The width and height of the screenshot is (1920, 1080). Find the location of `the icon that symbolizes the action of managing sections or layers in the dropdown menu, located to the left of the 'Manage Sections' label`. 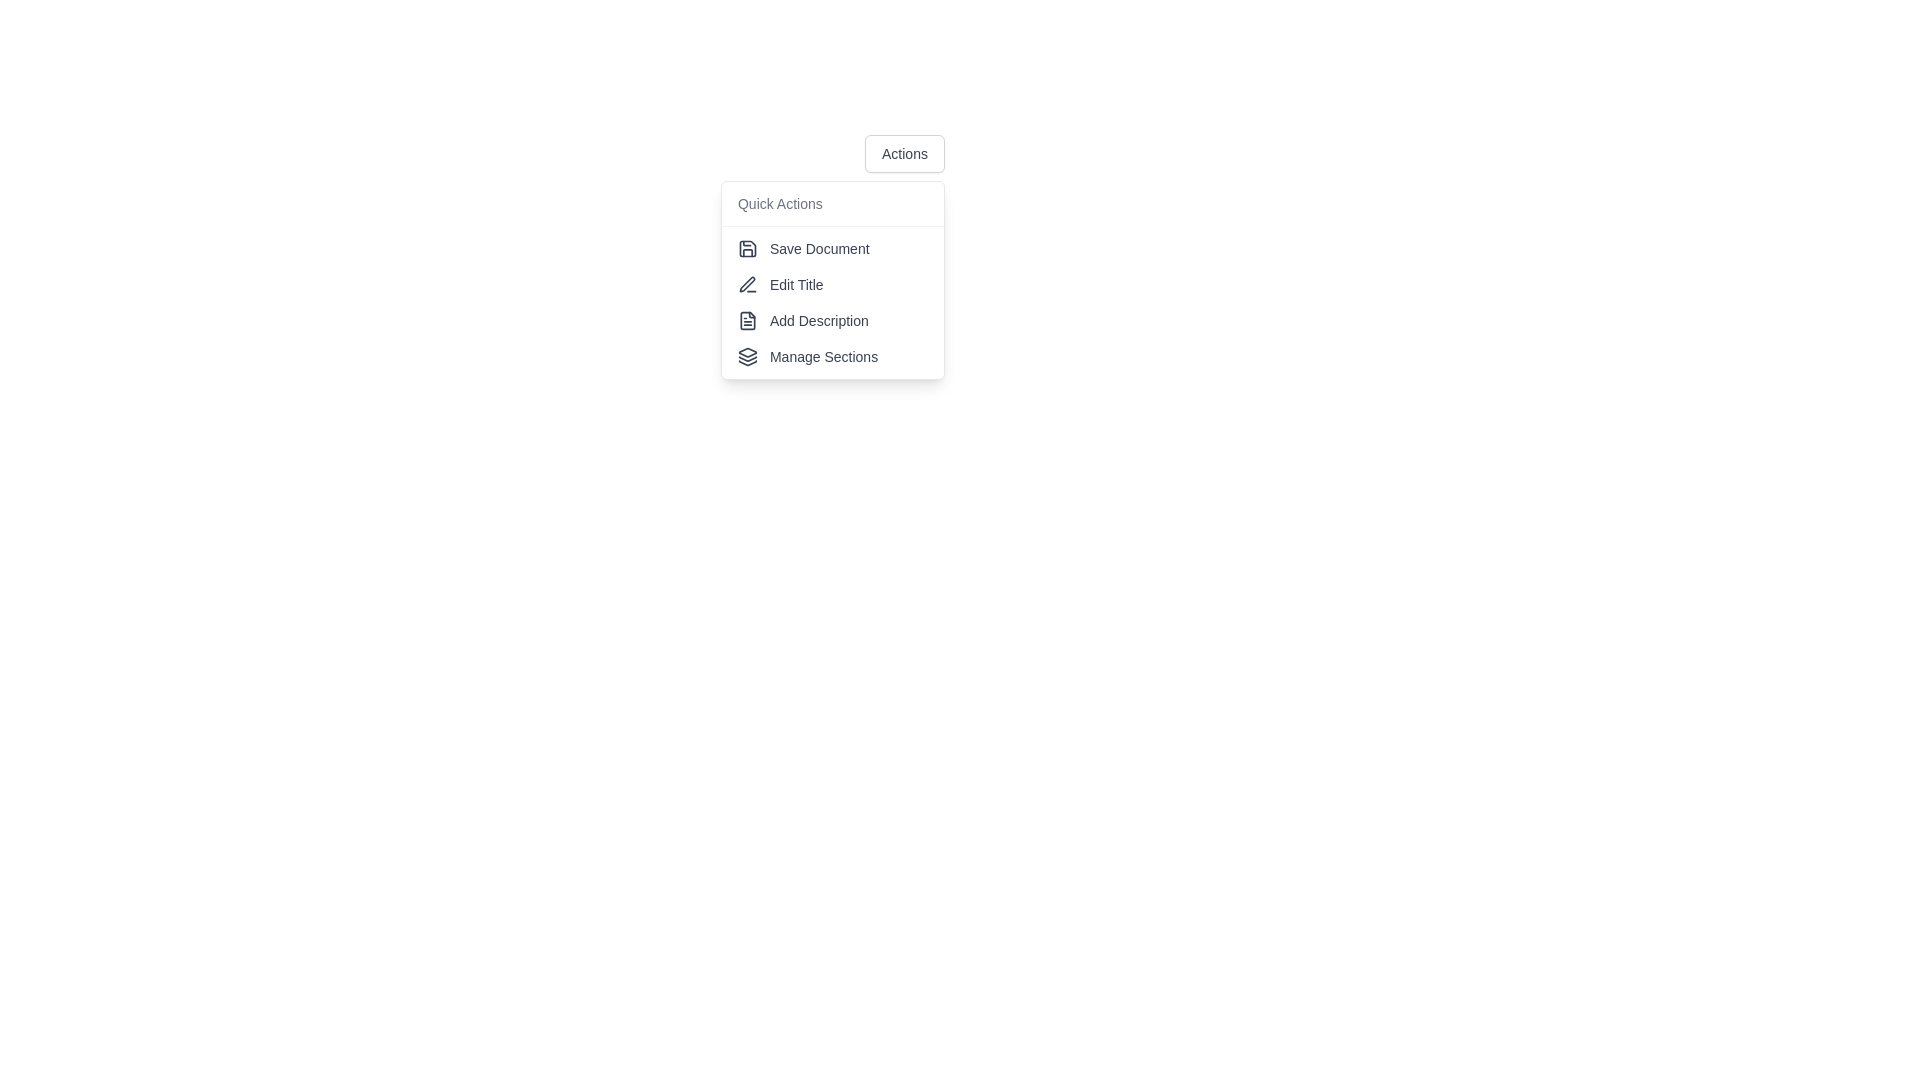

the icon that symbolizes the action of managing sections or layers in the dropdown menu, located to the left of the 'Manage Sections' label is located at coordinates (747, 356).